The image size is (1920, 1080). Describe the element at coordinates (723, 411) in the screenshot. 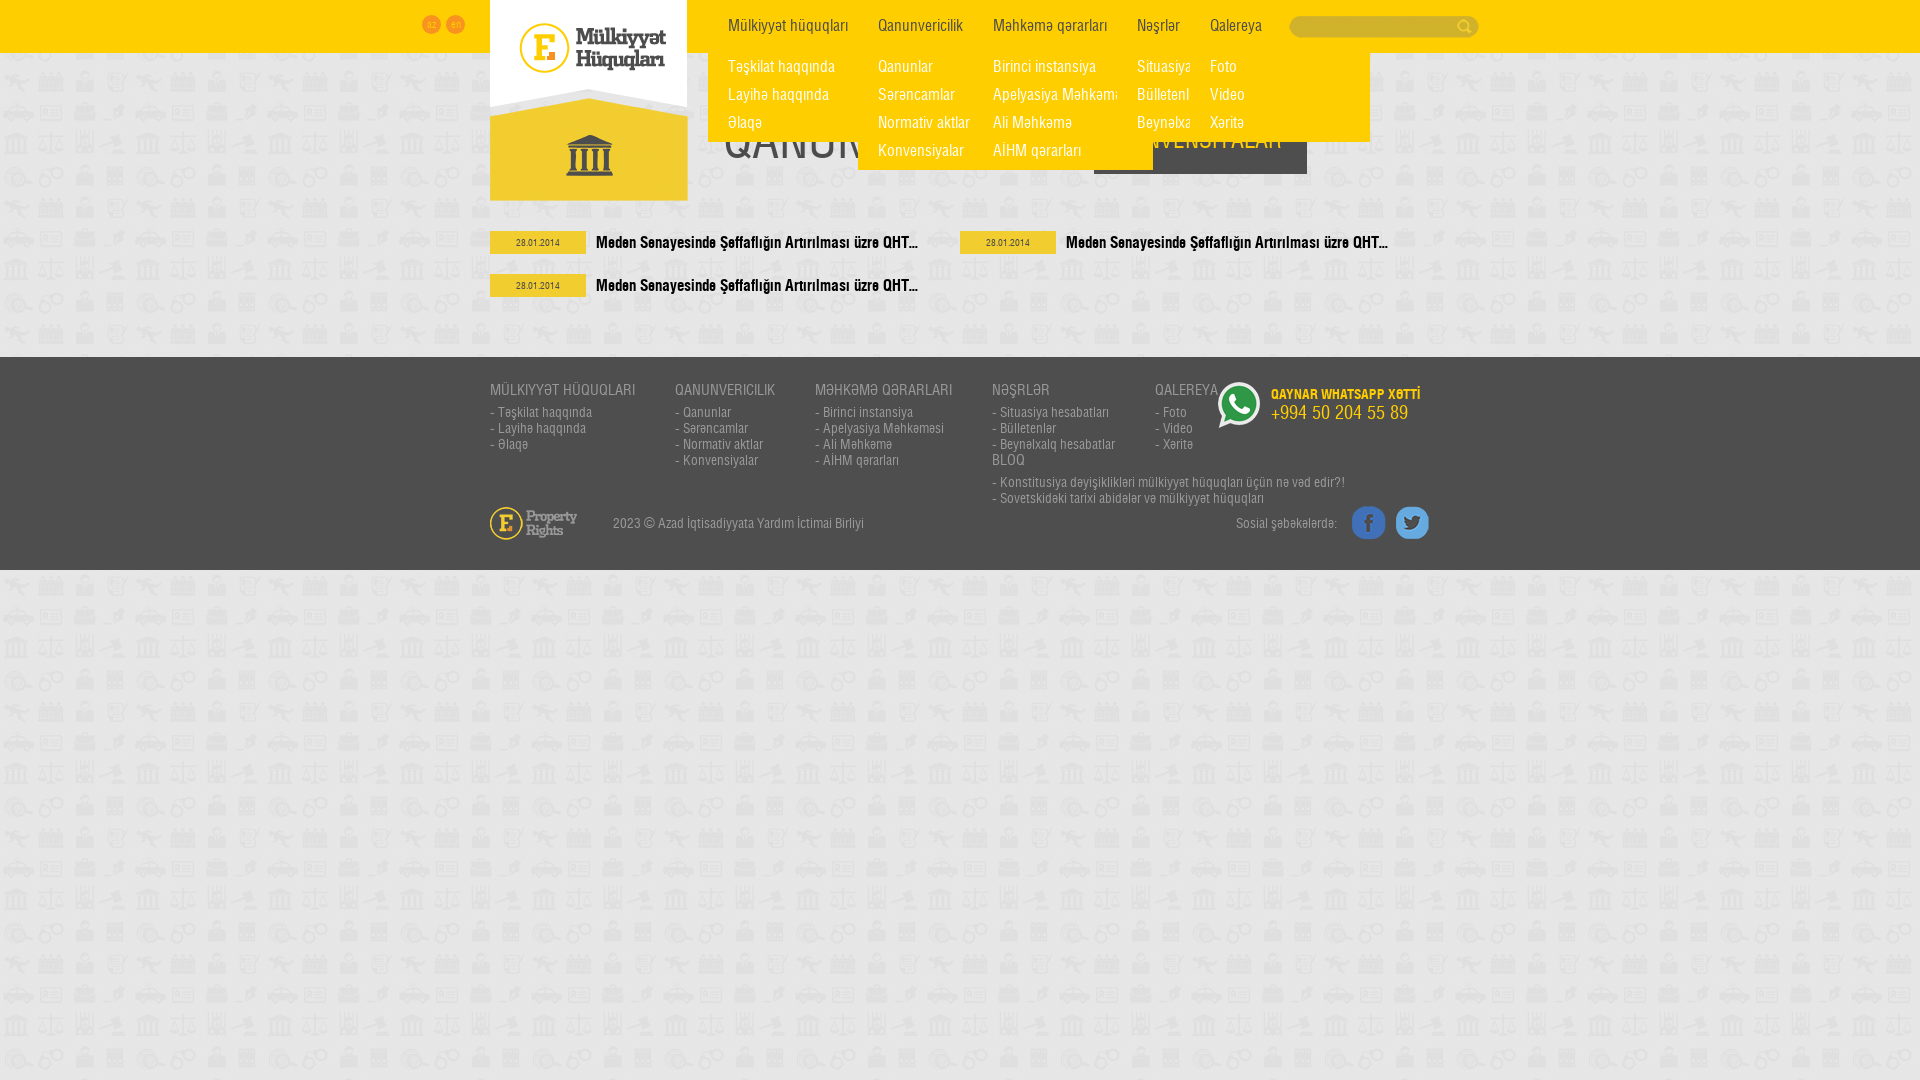

I see `'- Qanunlar'` at that location.